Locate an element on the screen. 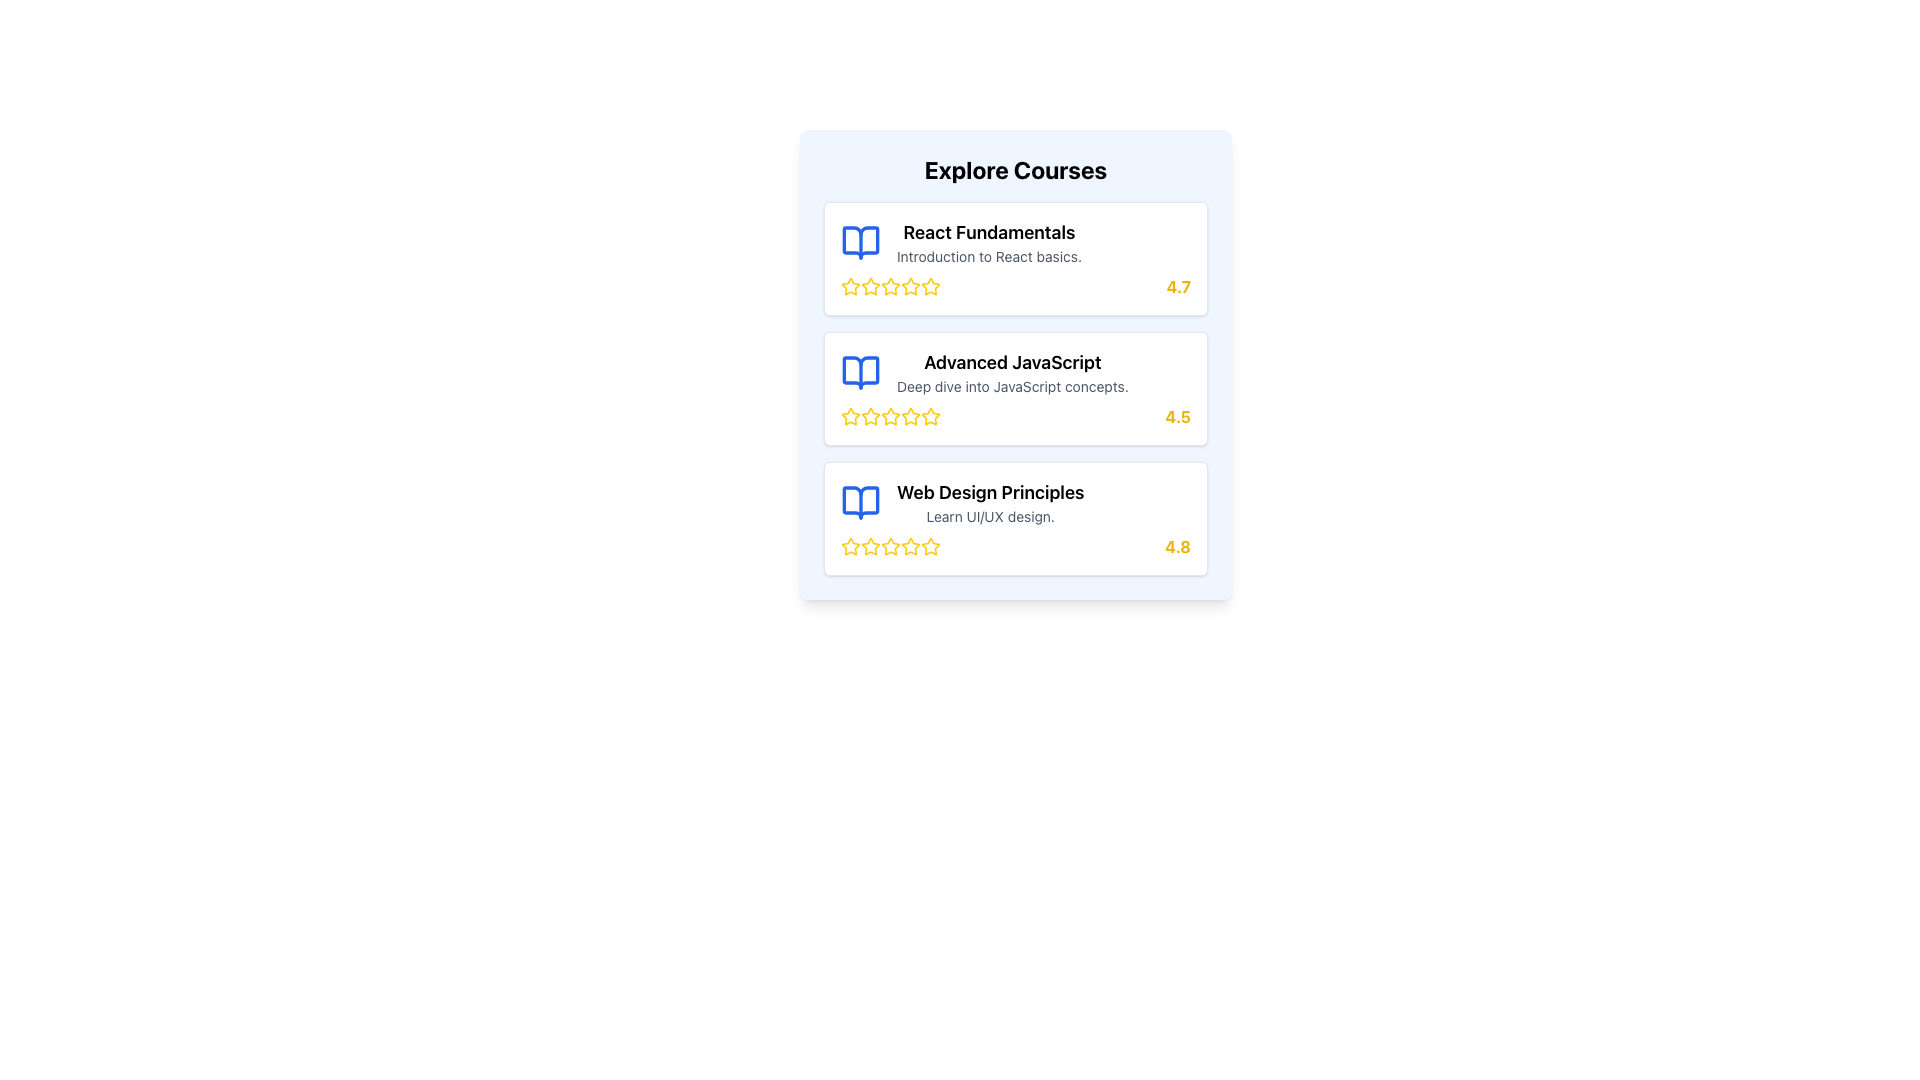 The image size is (1920, 1080). third star icon in the sequence of rating stars for the 'Web Design Principles' course card is located at coordinates (870, 547).